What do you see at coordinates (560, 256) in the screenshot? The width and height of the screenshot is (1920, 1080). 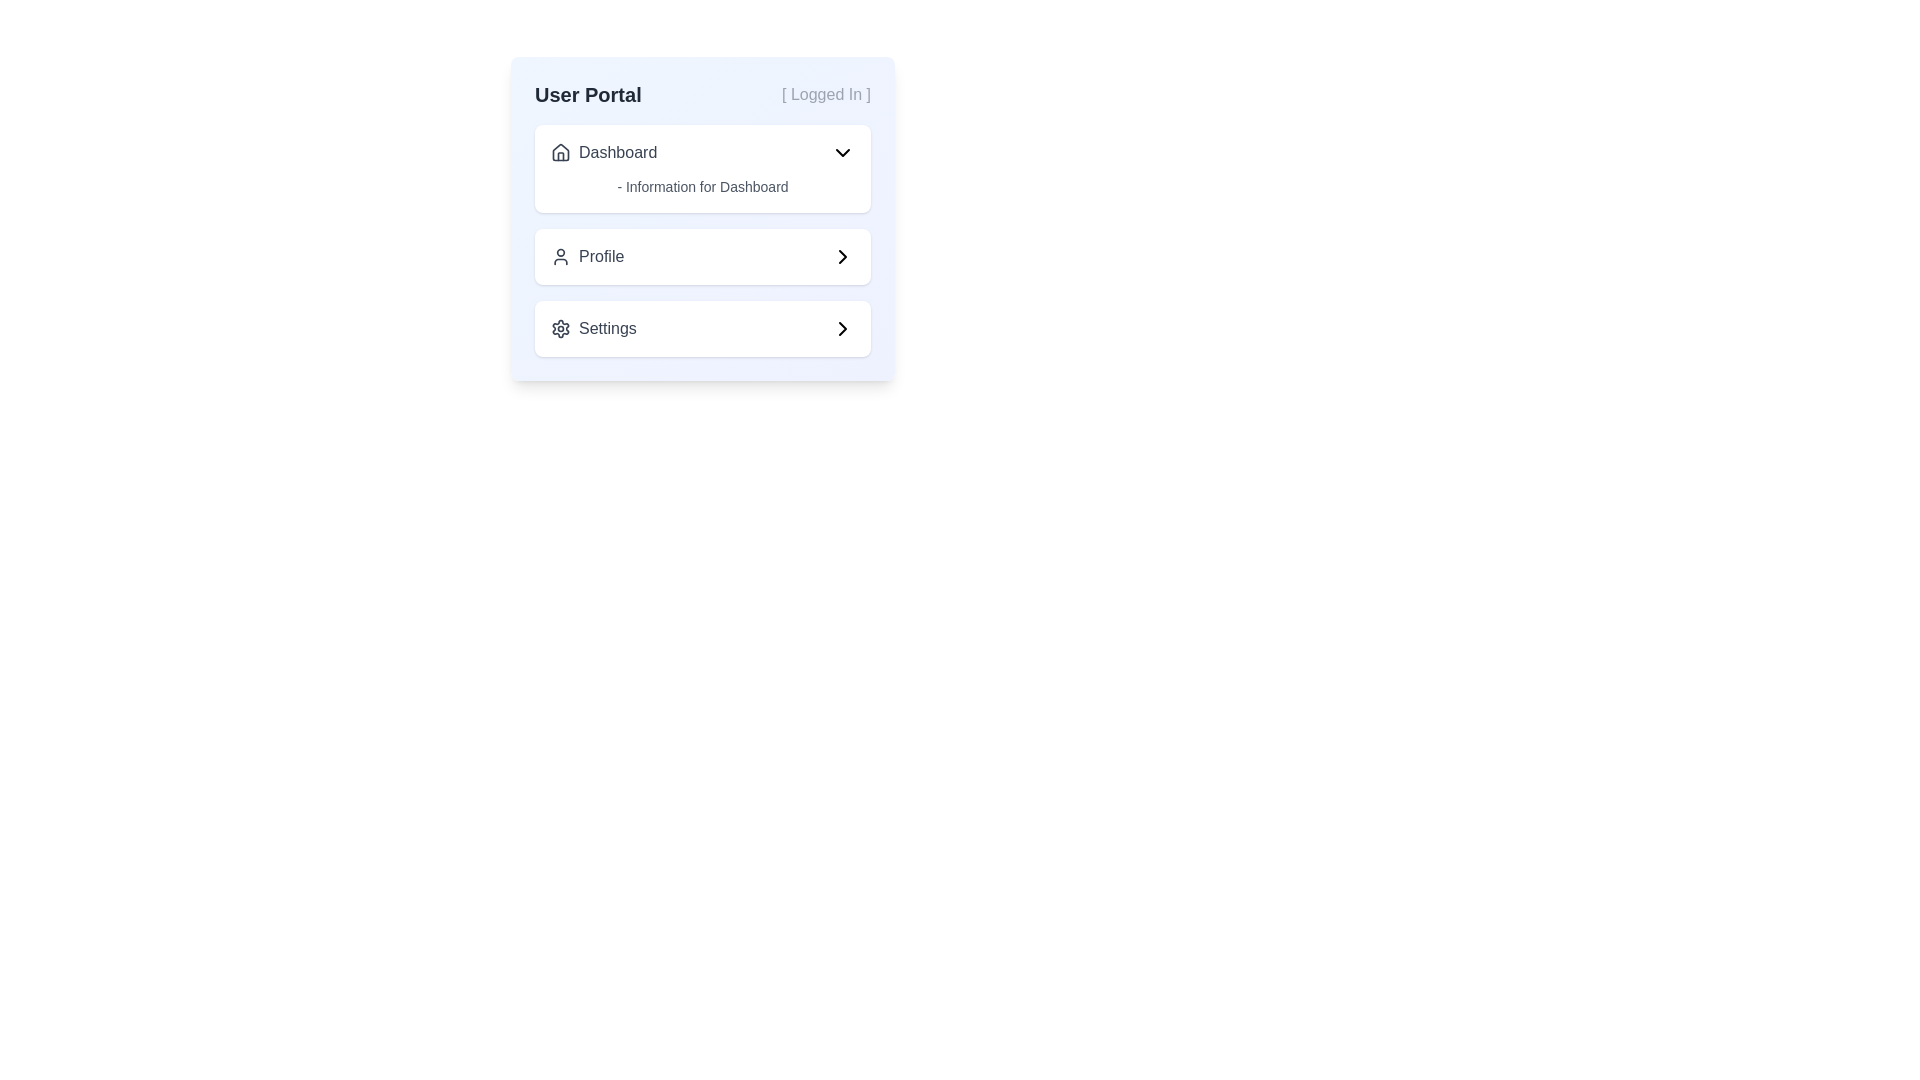 I see `the user profile icon located to the left of the 'Profile' label in the second row of the menu list` at bounding box center [560, 256].